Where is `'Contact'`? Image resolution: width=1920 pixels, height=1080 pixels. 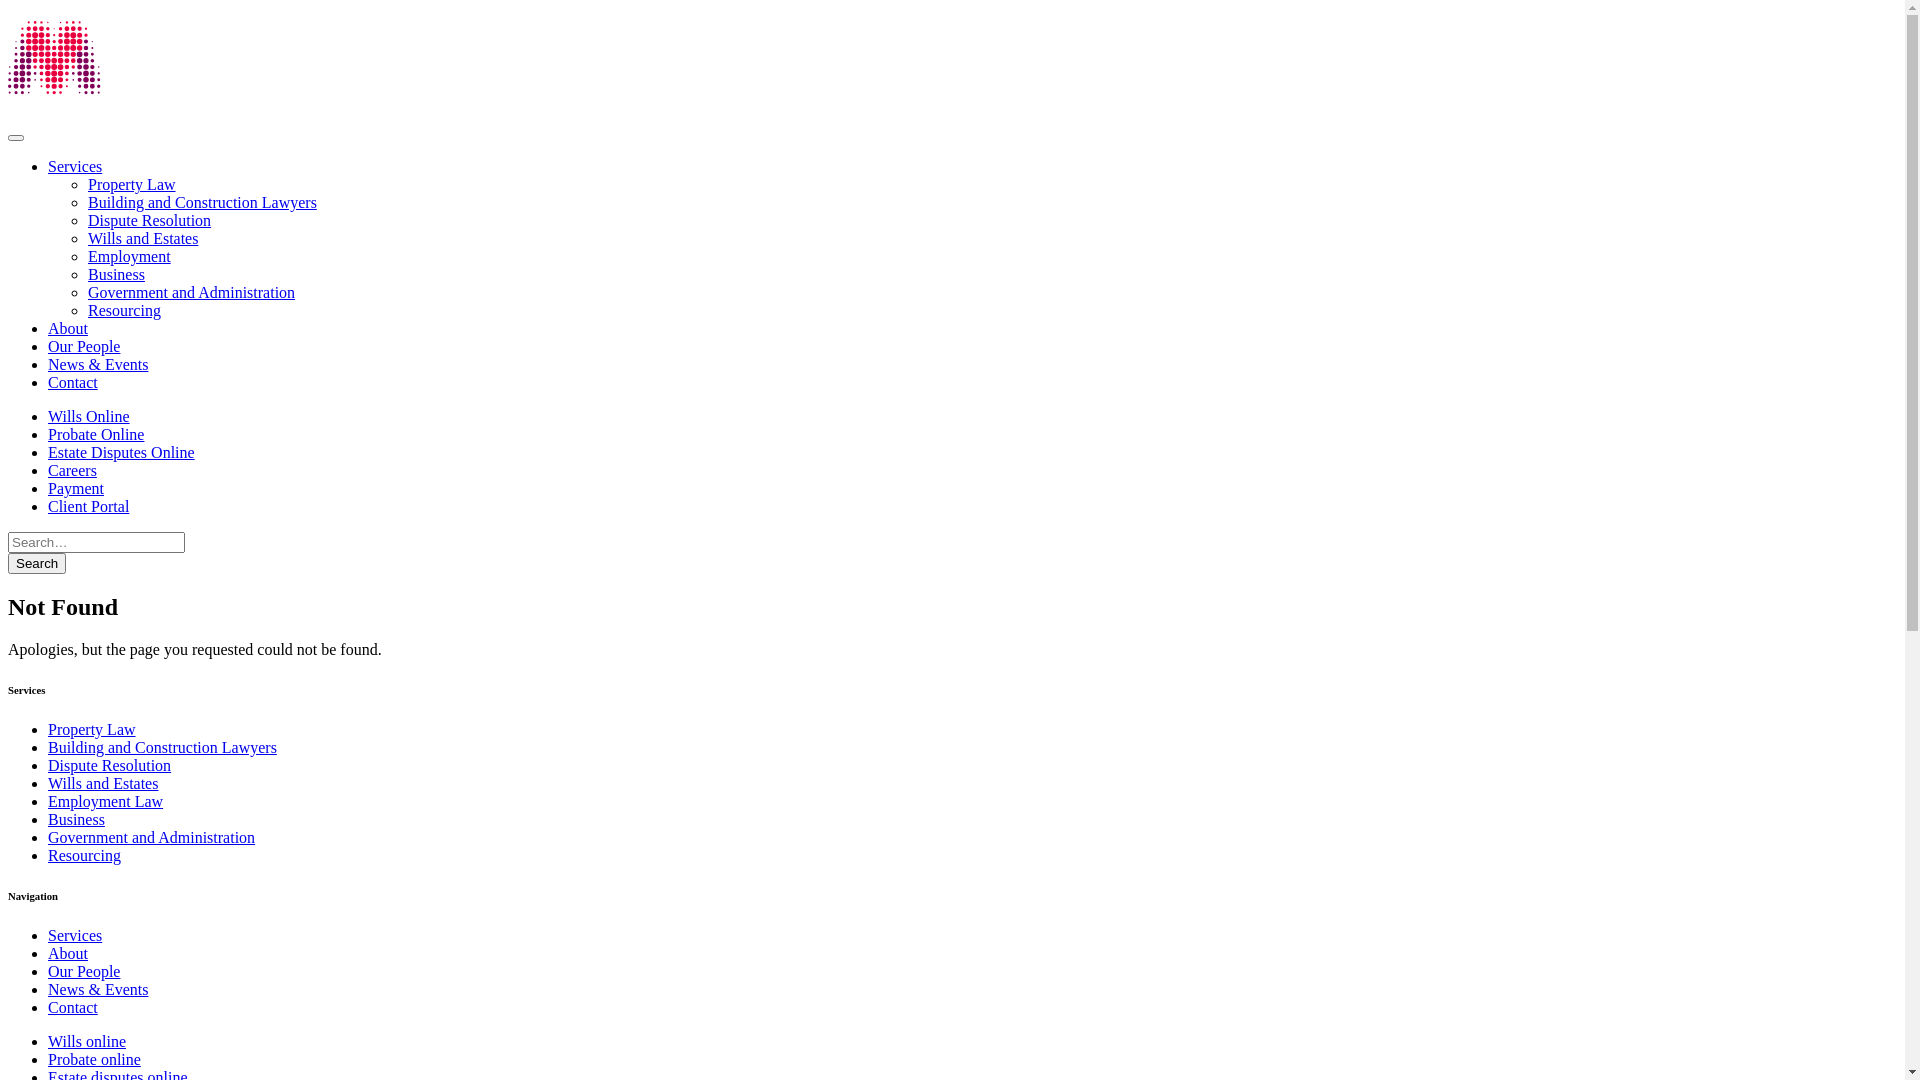
'Contact' is located at coordinates (72, 1007).